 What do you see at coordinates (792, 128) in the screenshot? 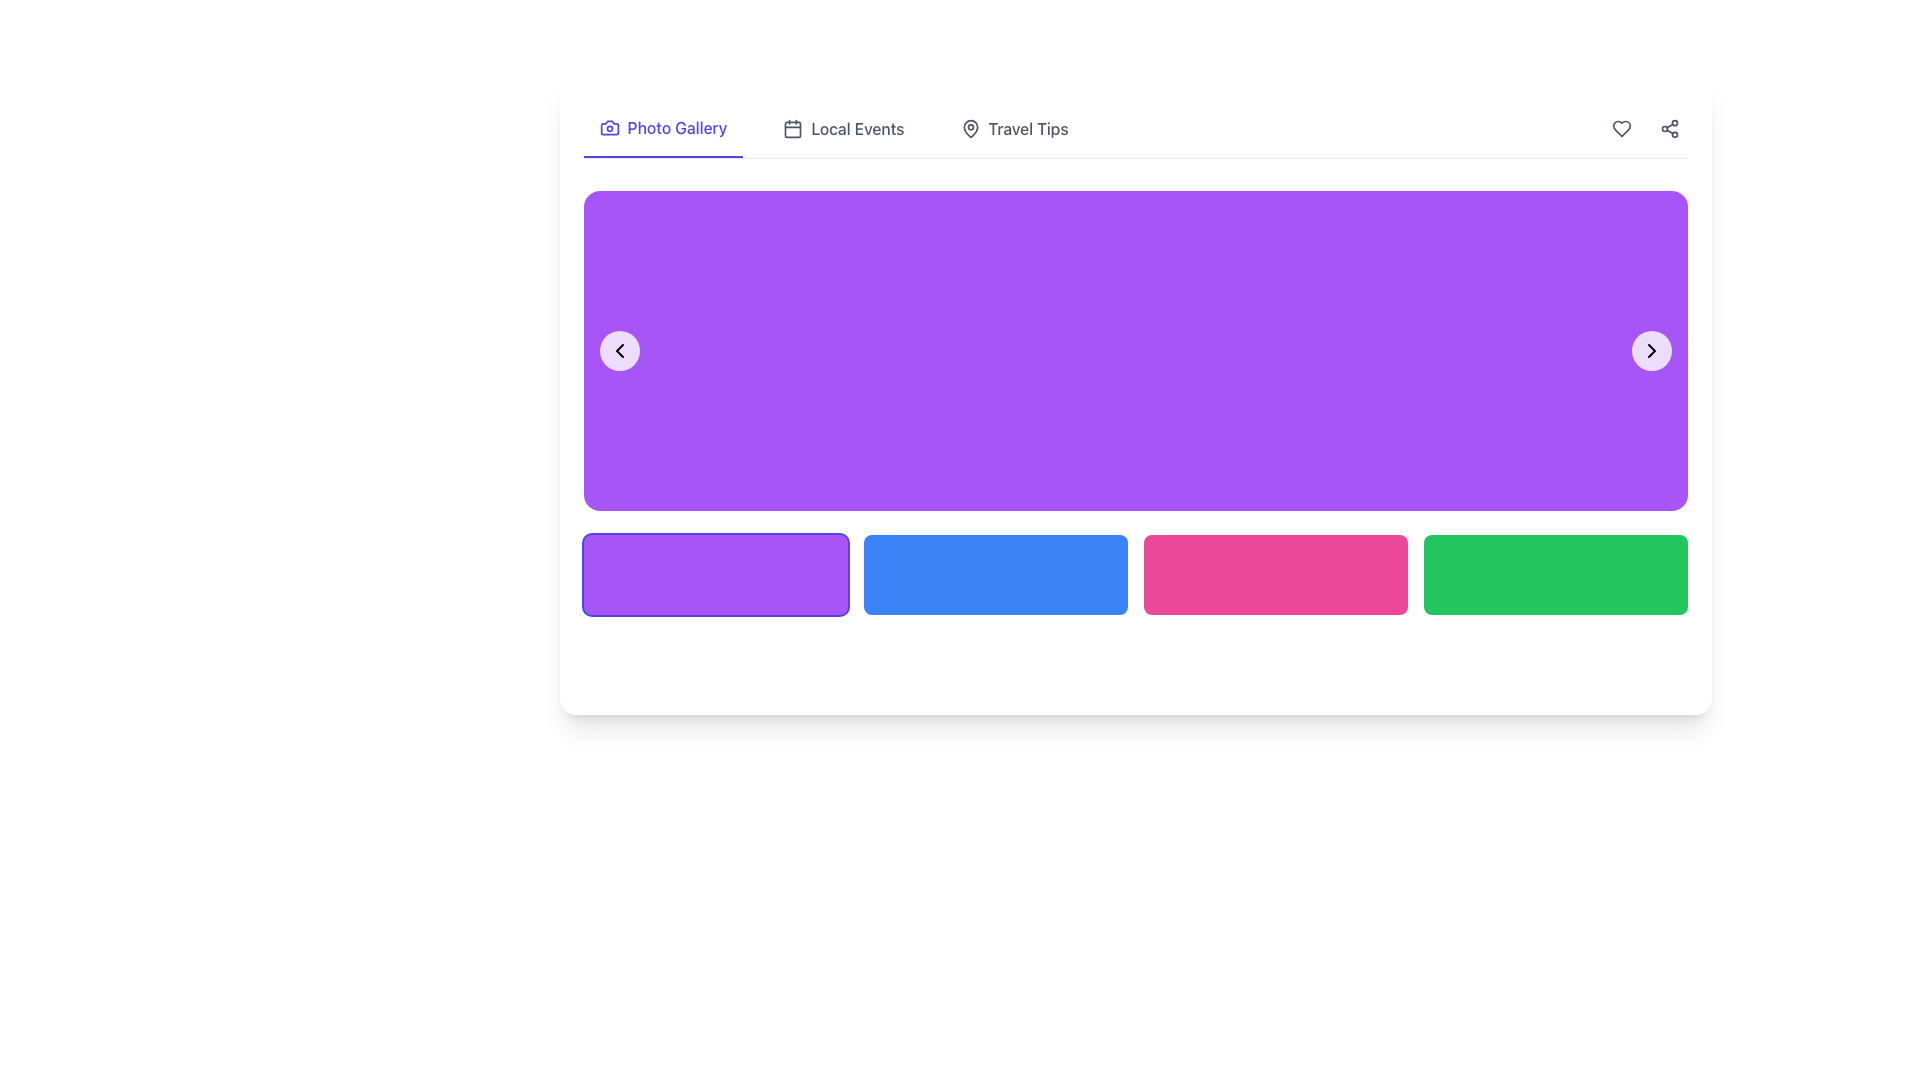
I see `the 'Local Events' icon in the navigation menu, which is visually identifiable as the symbol for events located adjacent to 'Photo Gallery' and 'Travel Tips'` at bounding box center [792, 128].